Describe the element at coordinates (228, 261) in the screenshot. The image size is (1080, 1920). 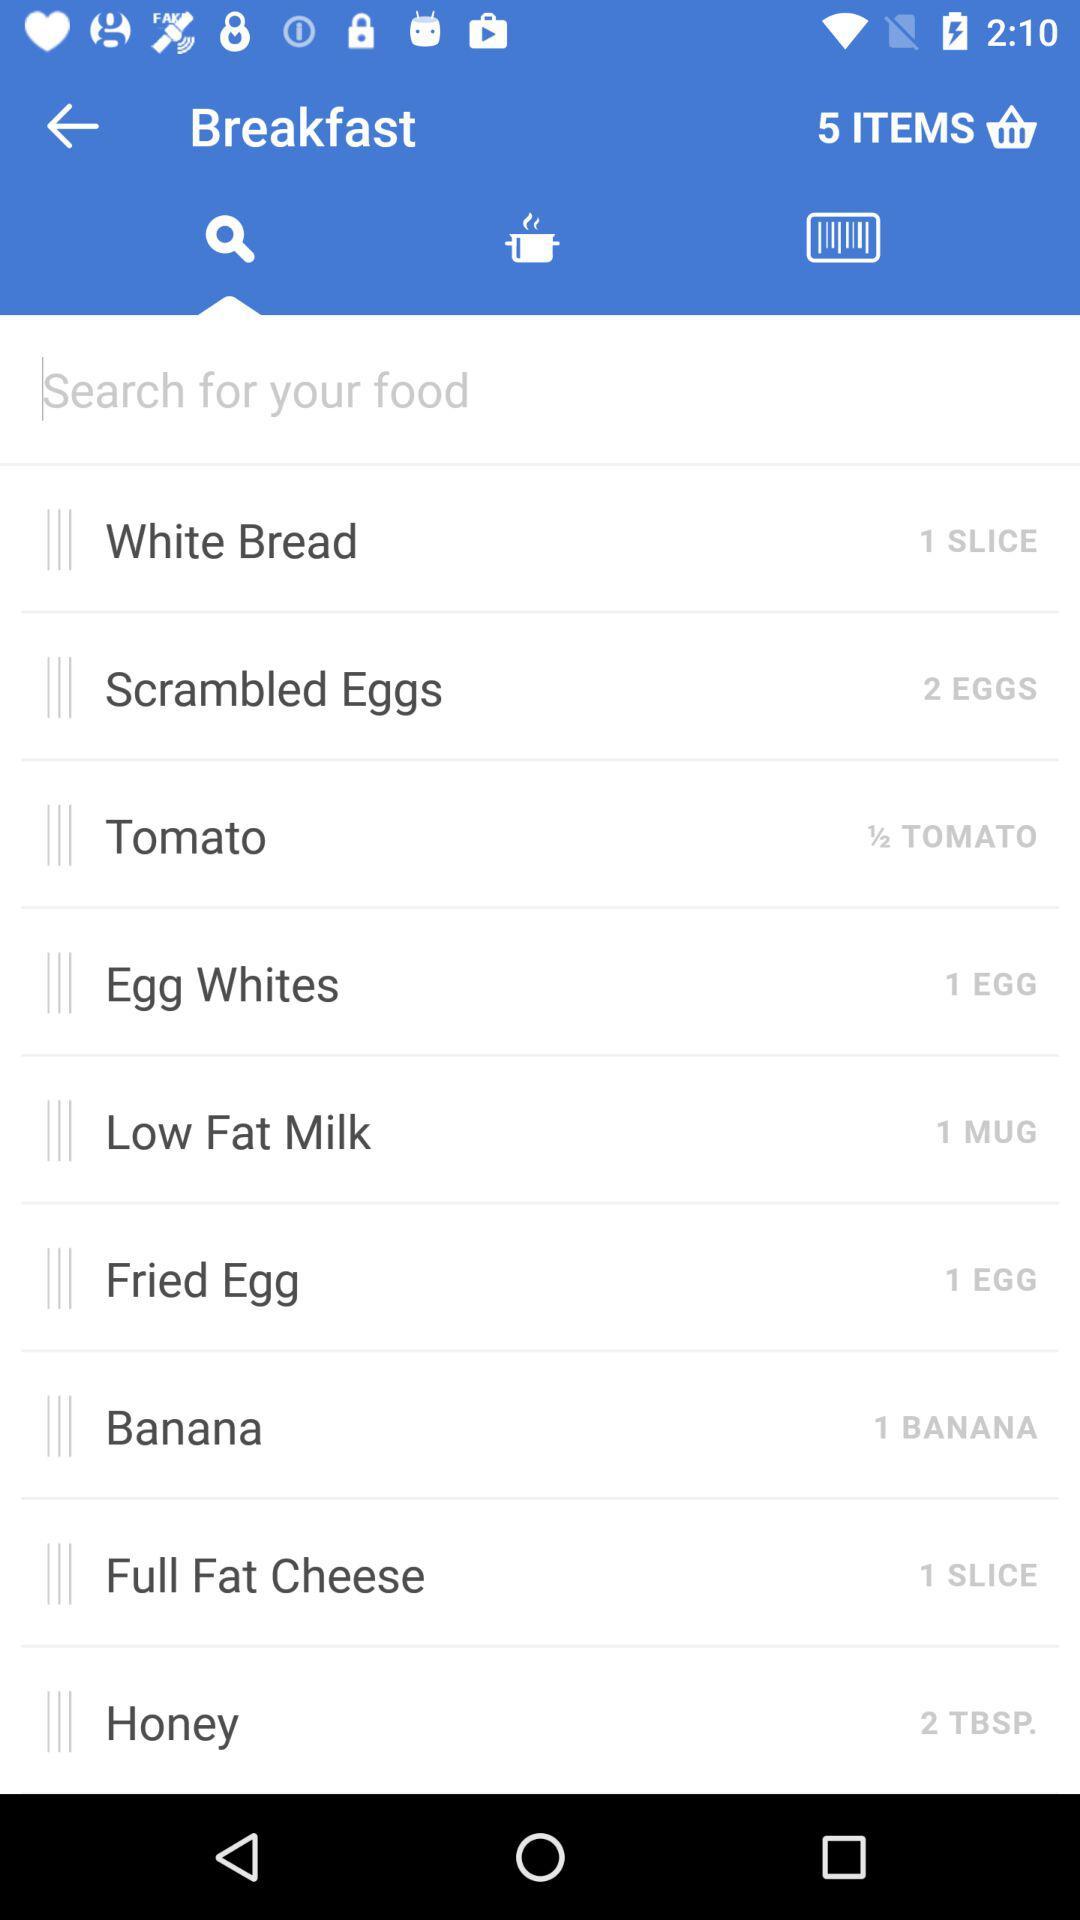
I see `search` at that location.